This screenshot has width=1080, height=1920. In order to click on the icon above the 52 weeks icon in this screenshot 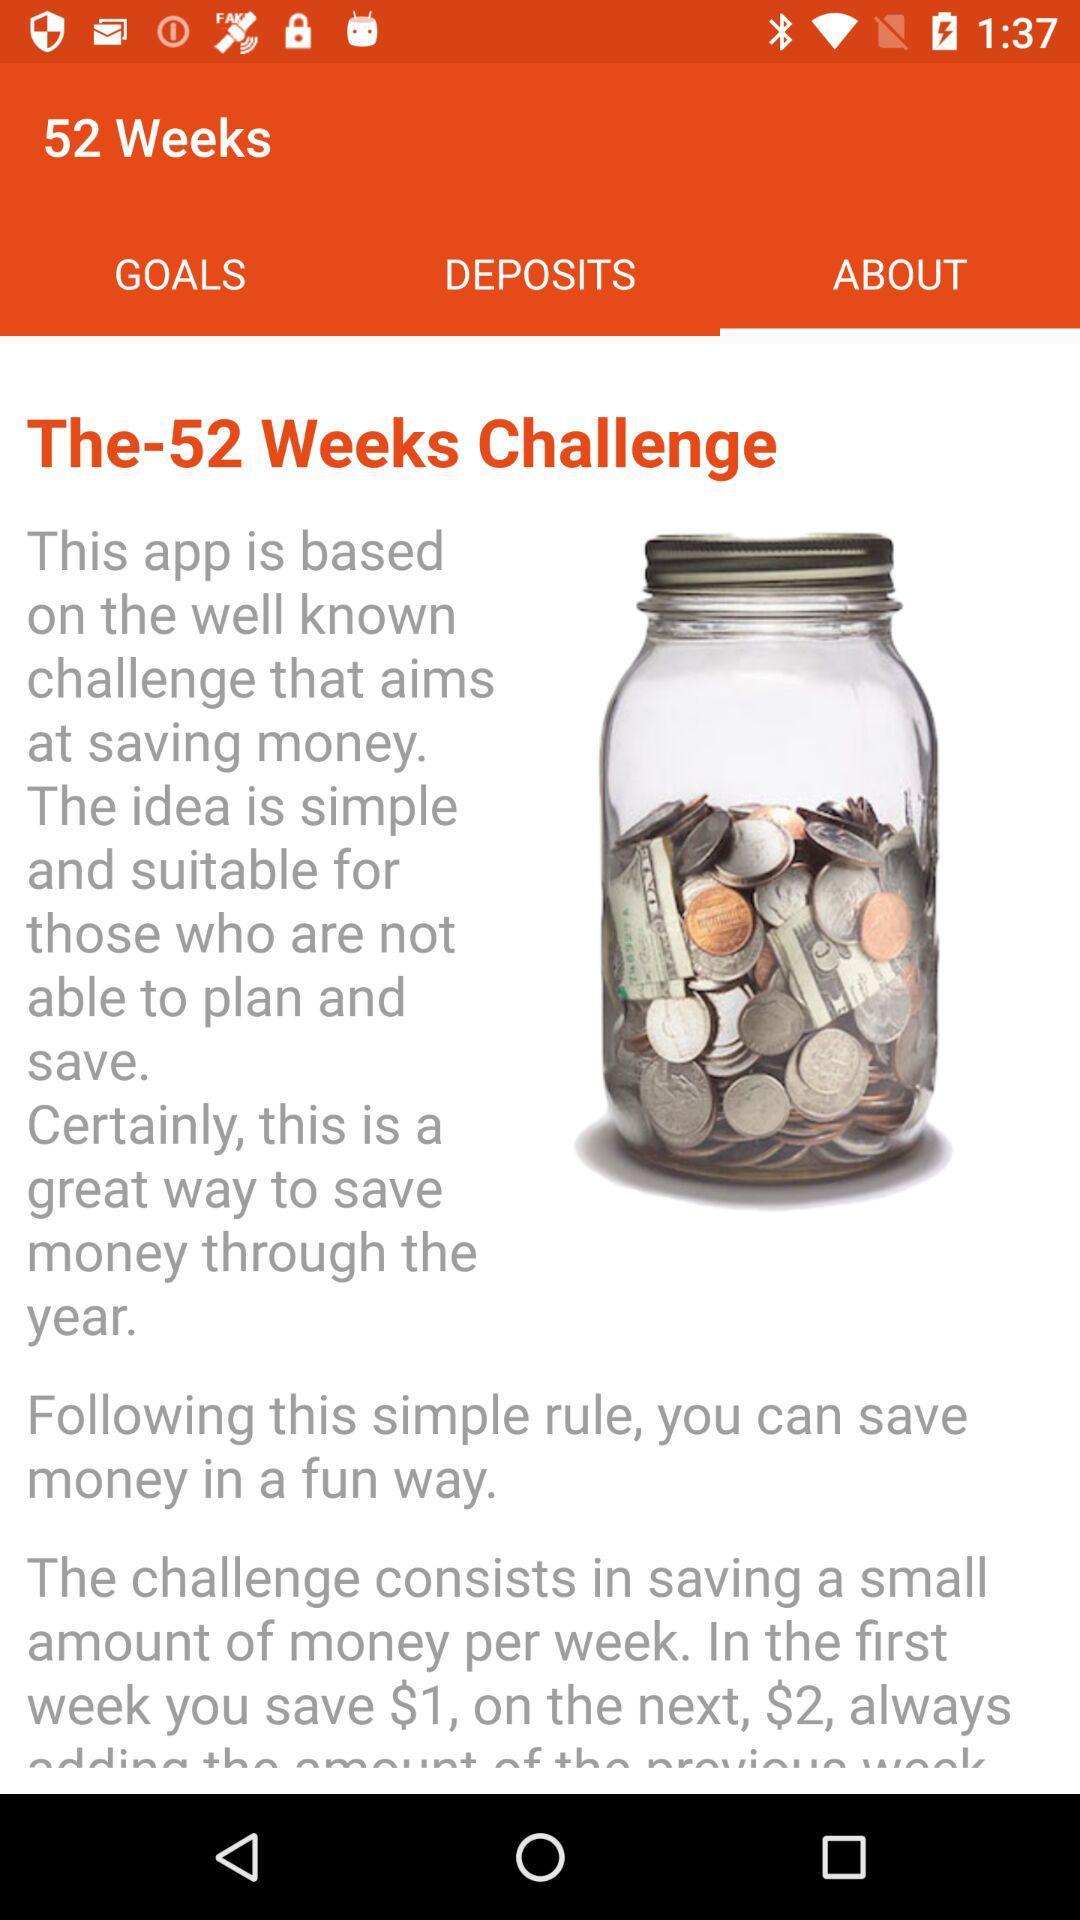, I will do `click(540, 272)`.